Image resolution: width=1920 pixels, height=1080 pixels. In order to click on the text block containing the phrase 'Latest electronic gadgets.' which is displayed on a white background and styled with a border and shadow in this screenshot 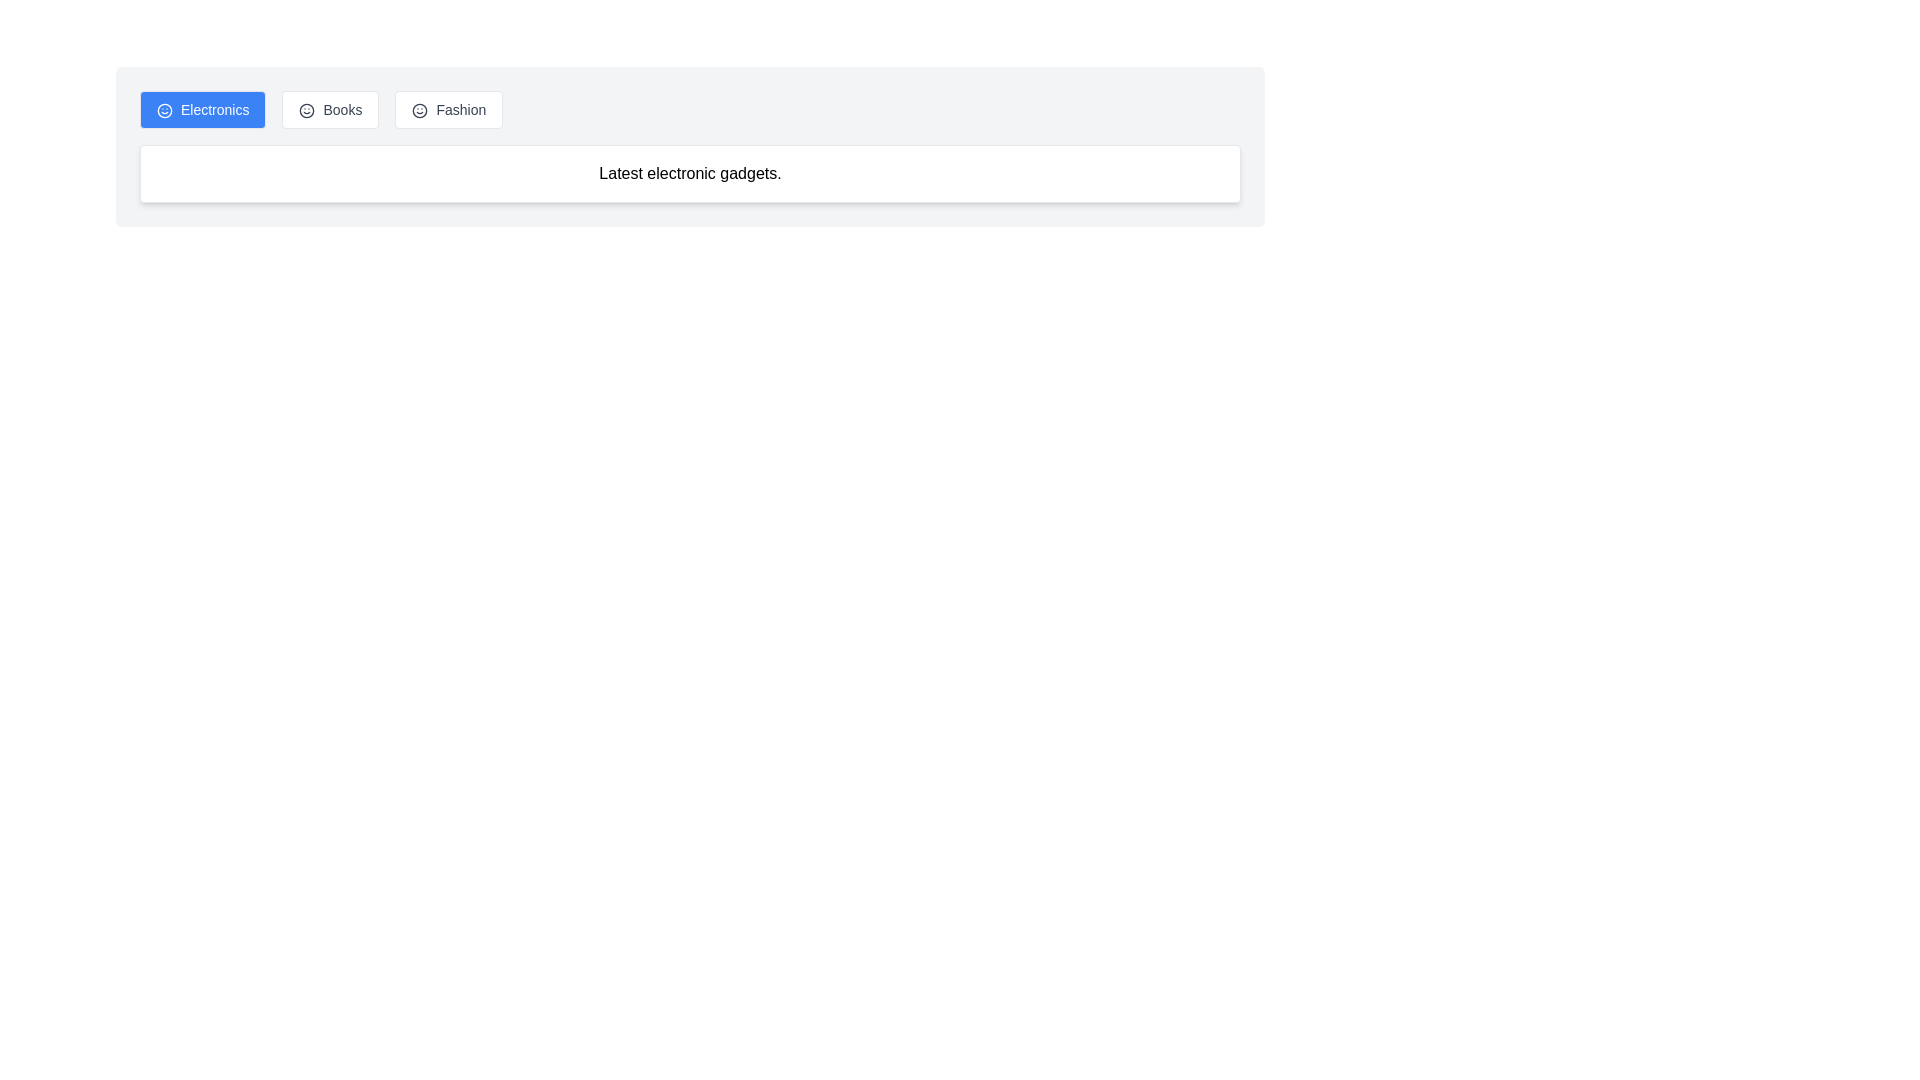, I will do `click(690, 172)`.